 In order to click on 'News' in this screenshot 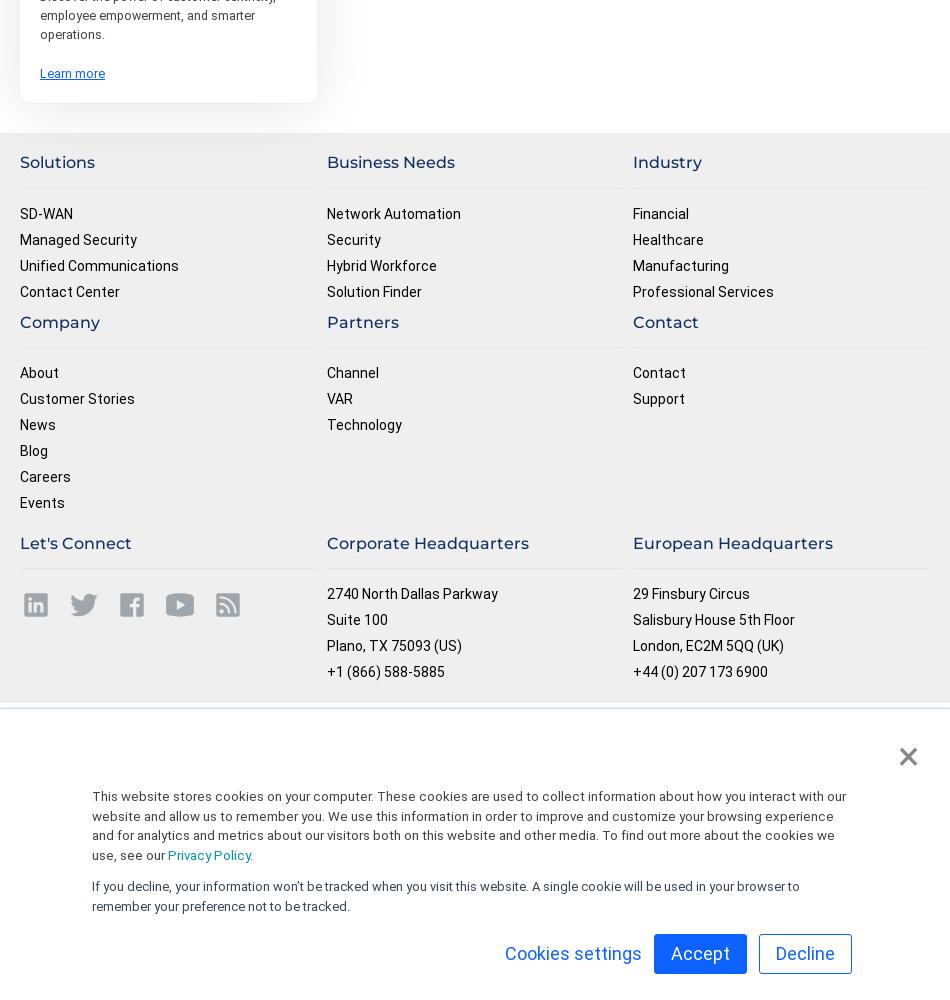, I will do `click(38, 424)`.